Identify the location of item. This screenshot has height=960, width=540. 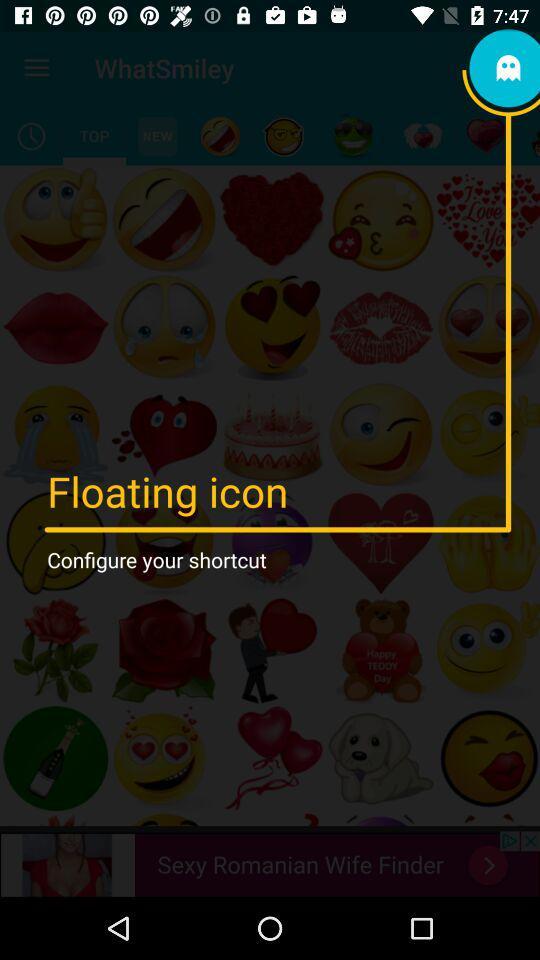
(352, 135).